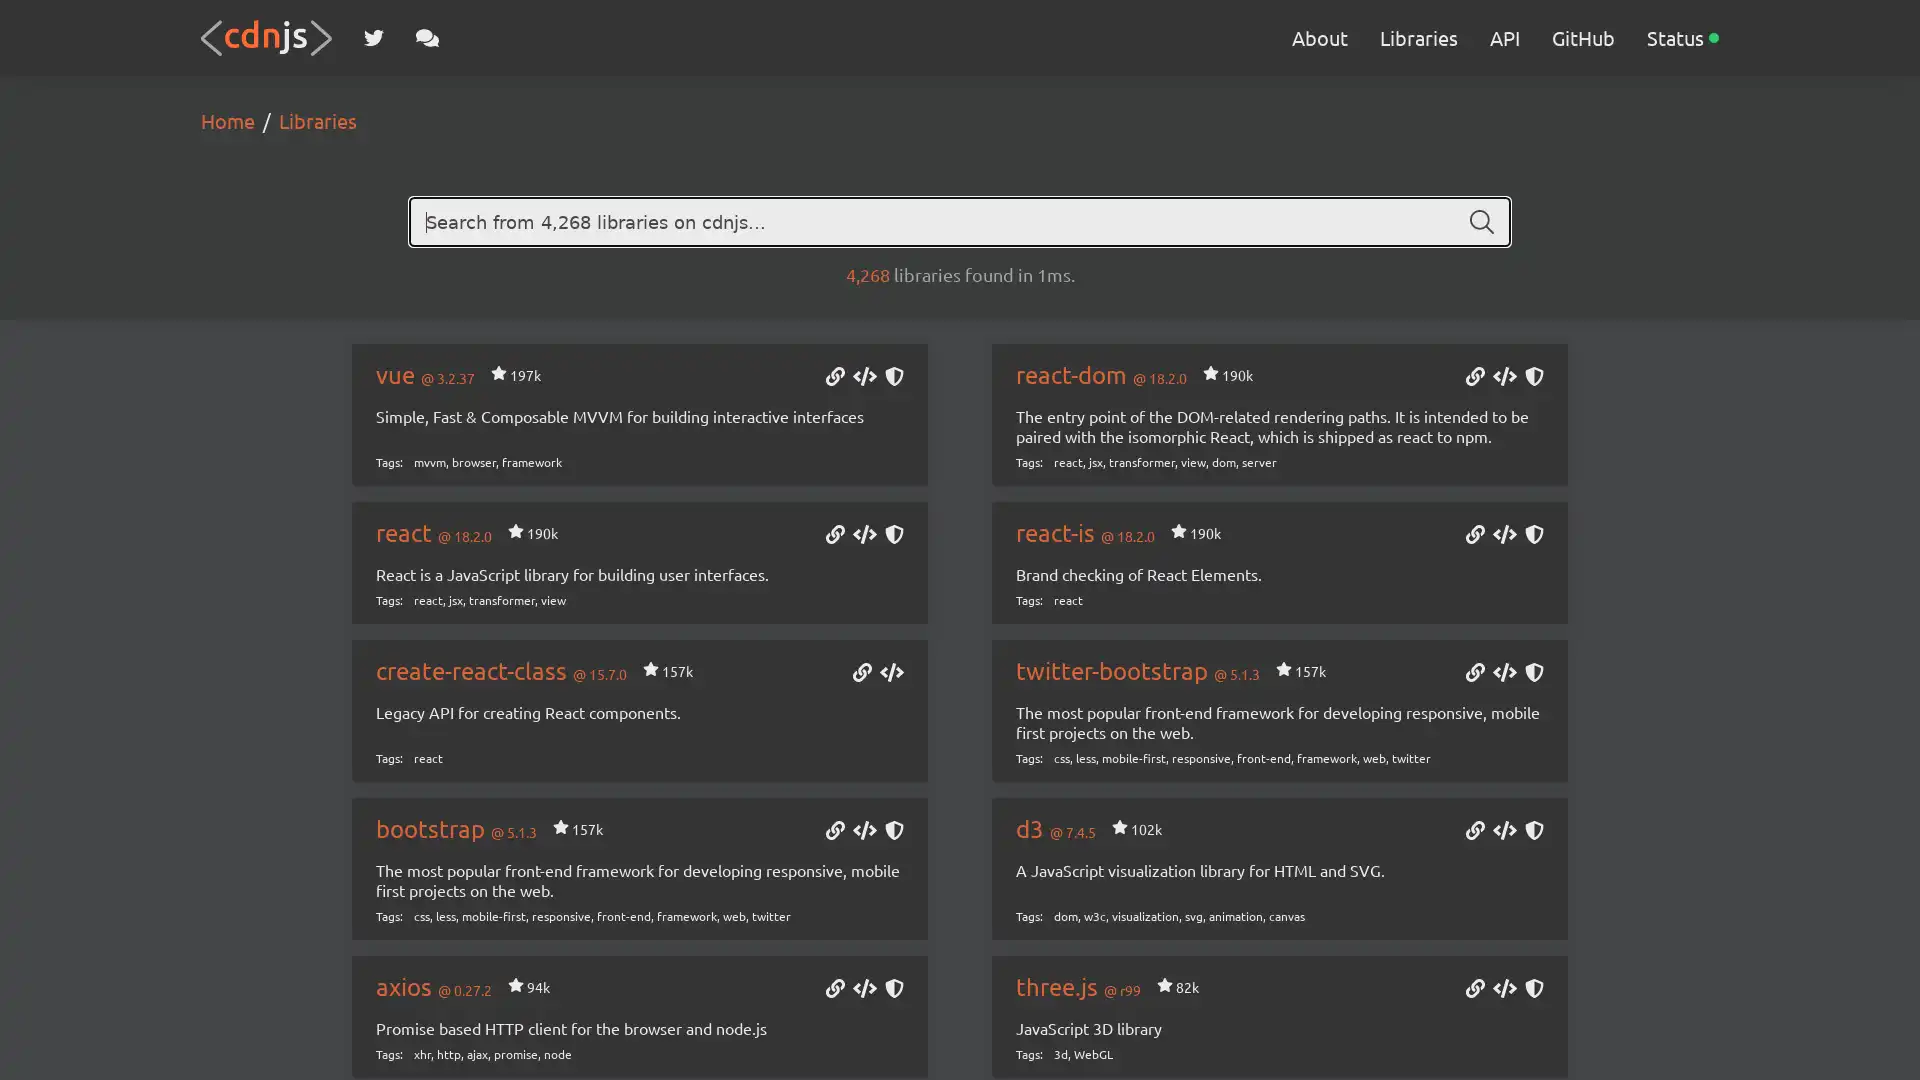 This screenshot has height=1080, width=1920. I want to click on Copy URL, so click(1474, 378).